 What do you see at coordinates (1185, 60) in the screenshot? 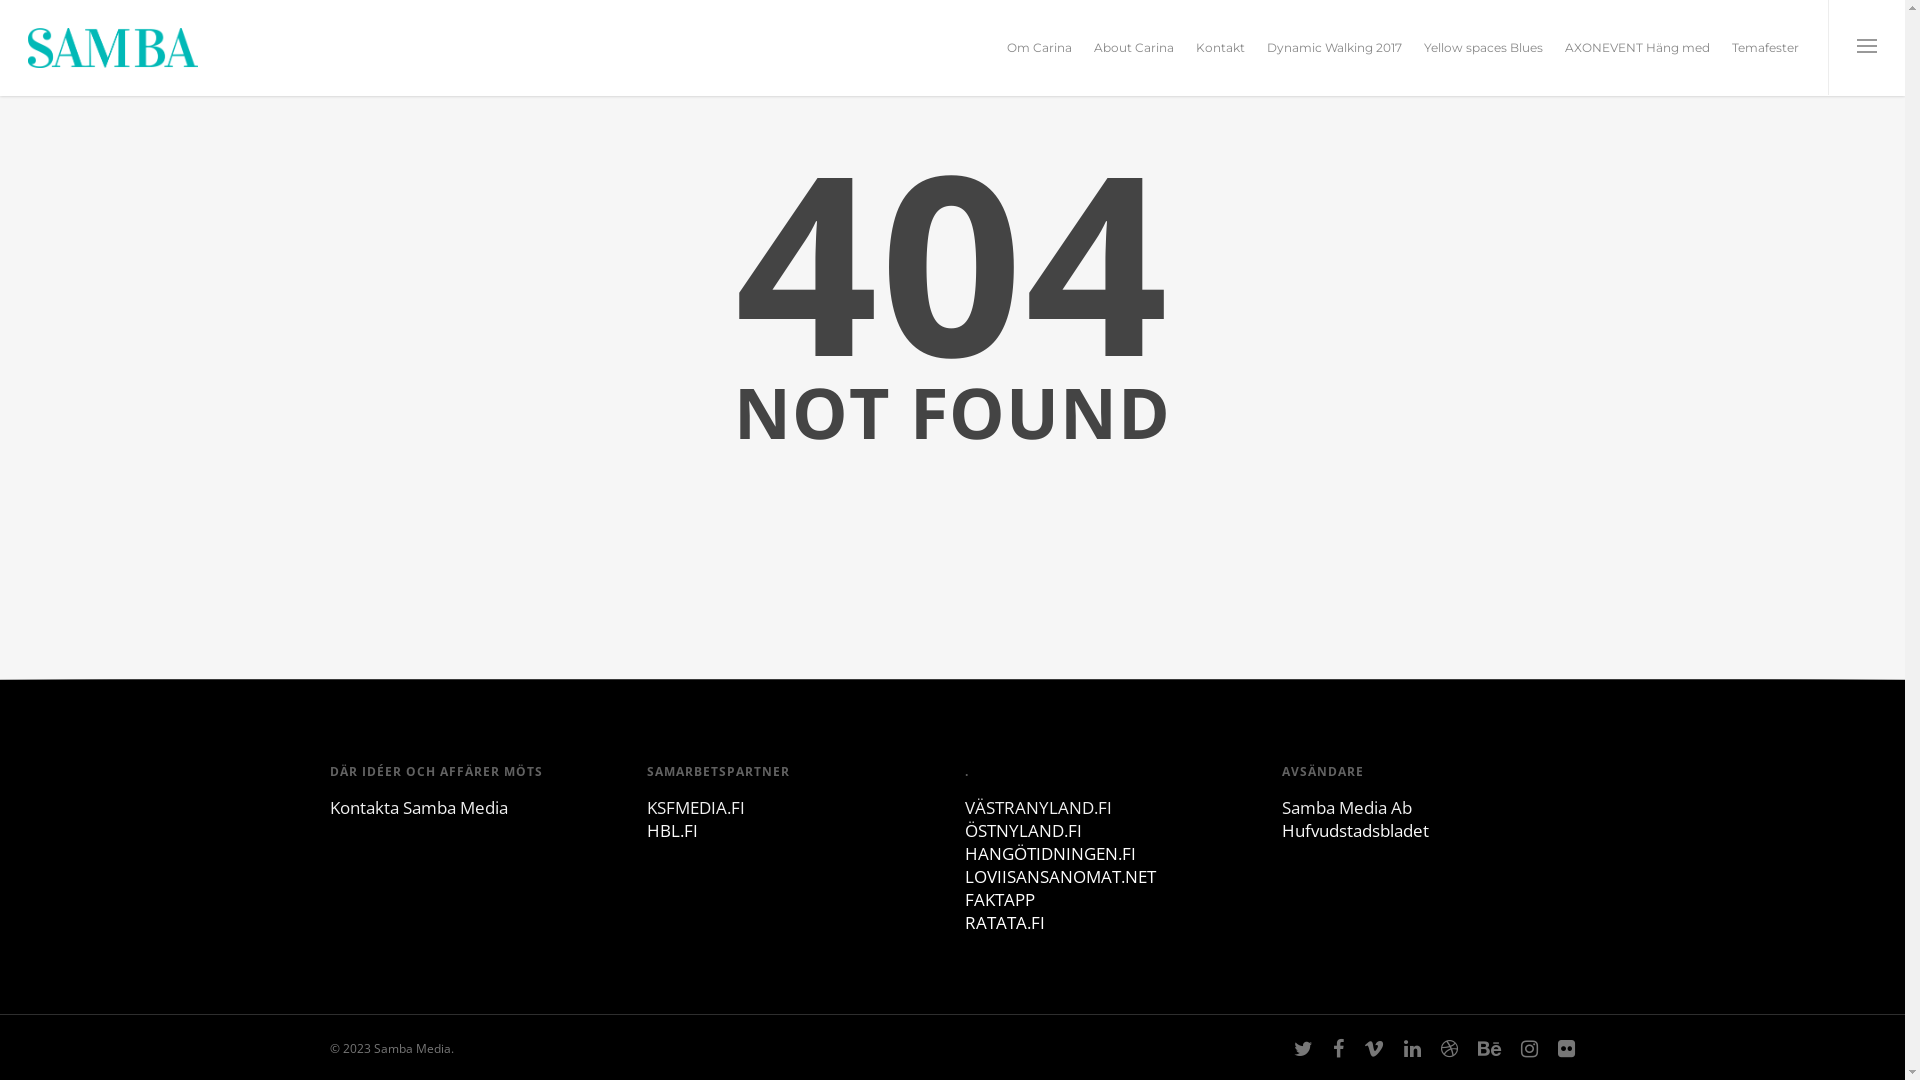
I see `'Kontakt'` at bounding box center [1185, 60].